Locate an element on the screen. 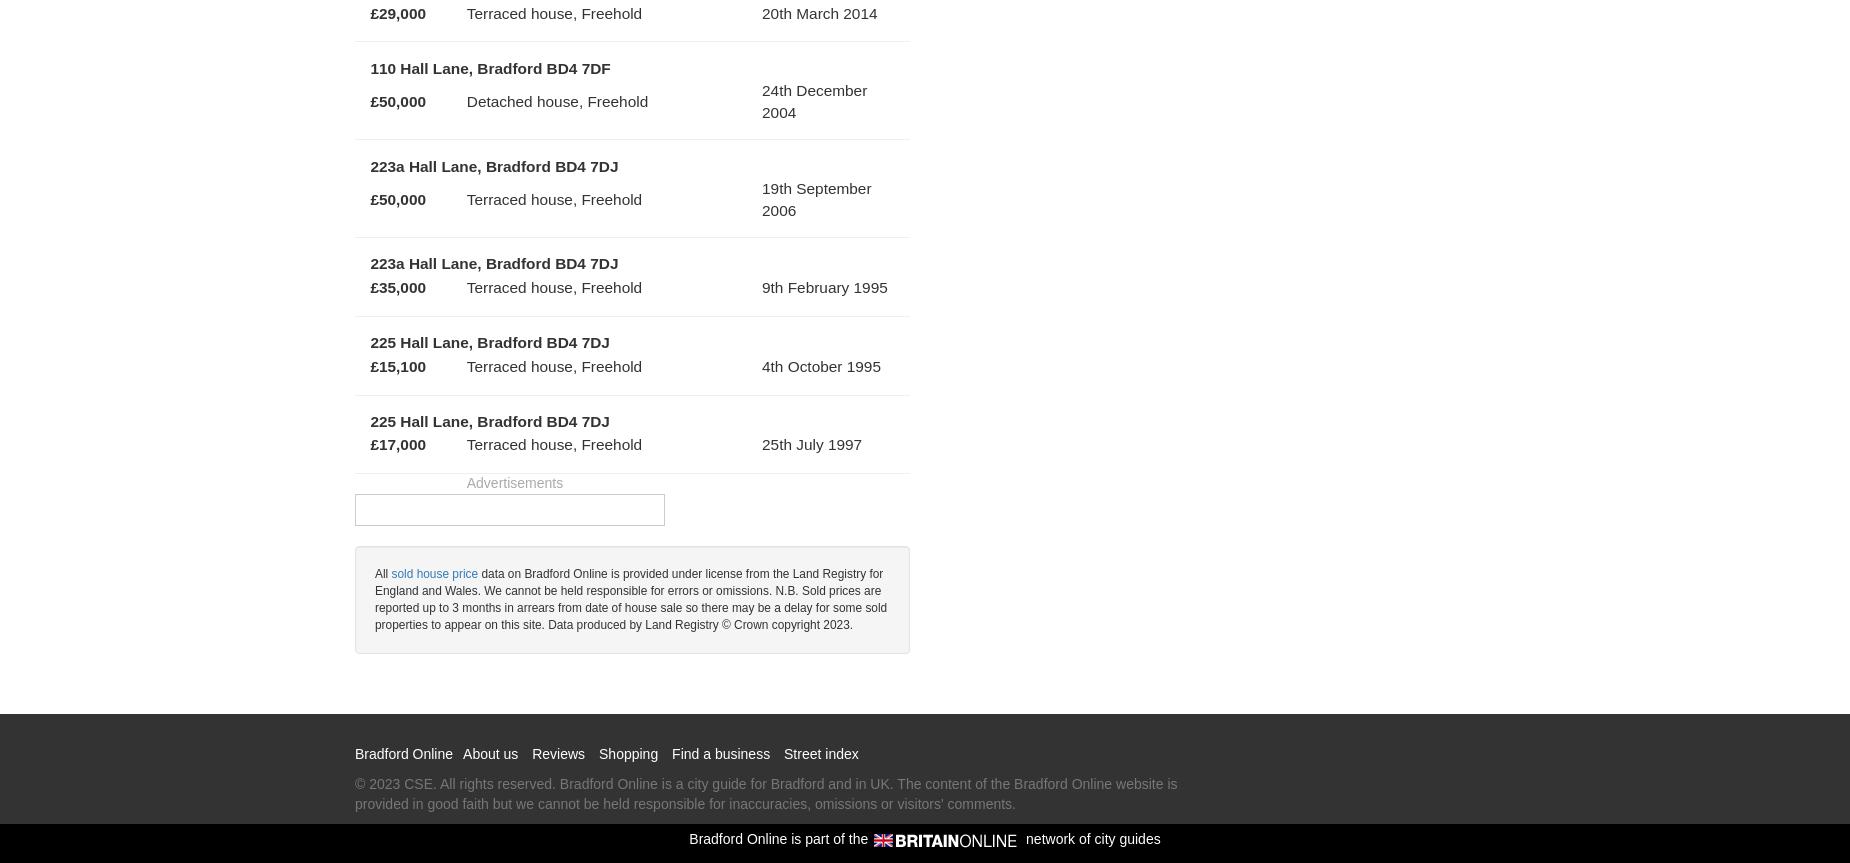  '£15,100' is located at coordinates (396, 365).